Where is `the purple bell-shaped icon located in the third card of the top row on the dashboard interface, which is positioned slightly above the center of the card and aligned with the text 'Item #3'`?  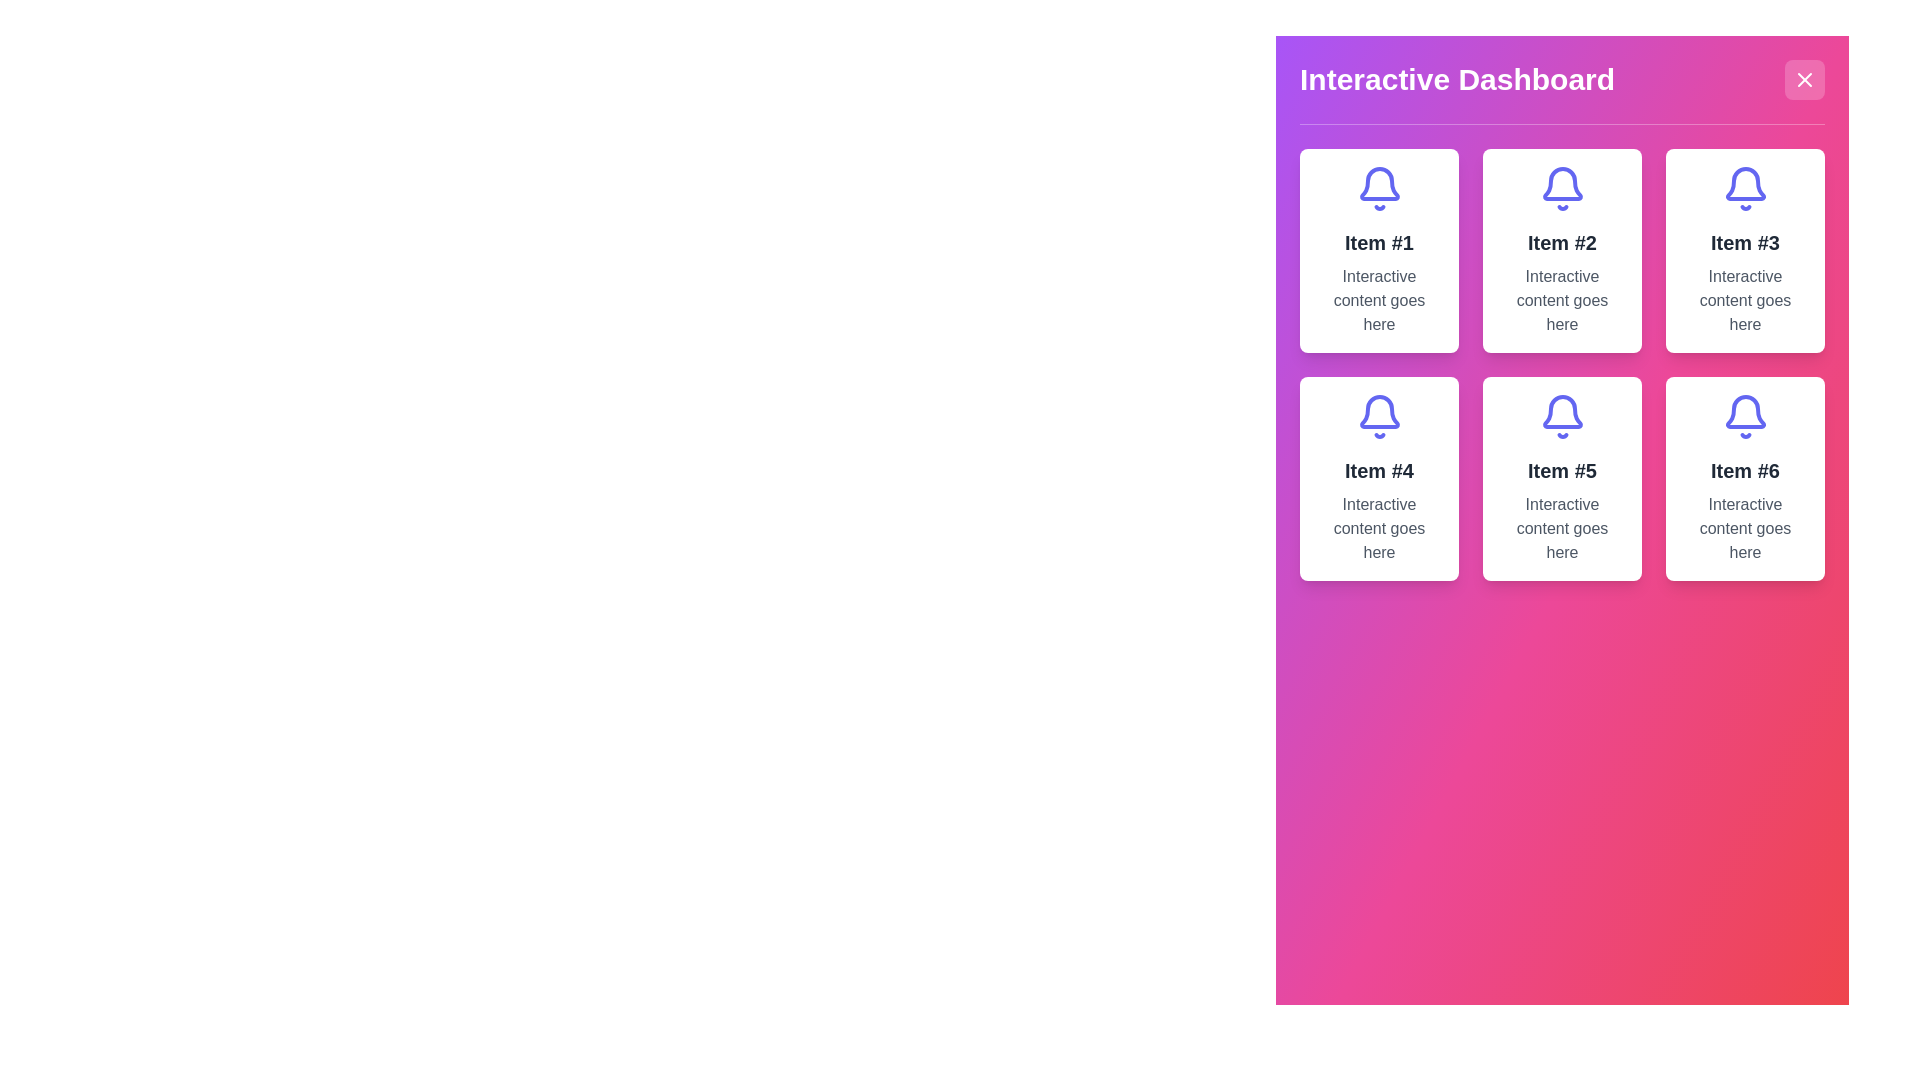 the purple bell-shaped icon located in the third card of the top row on the dashboard interface, which is positioned slightly above the center of the card and aligned with the text 'Item #3' is located at coordinates (1744, 184).